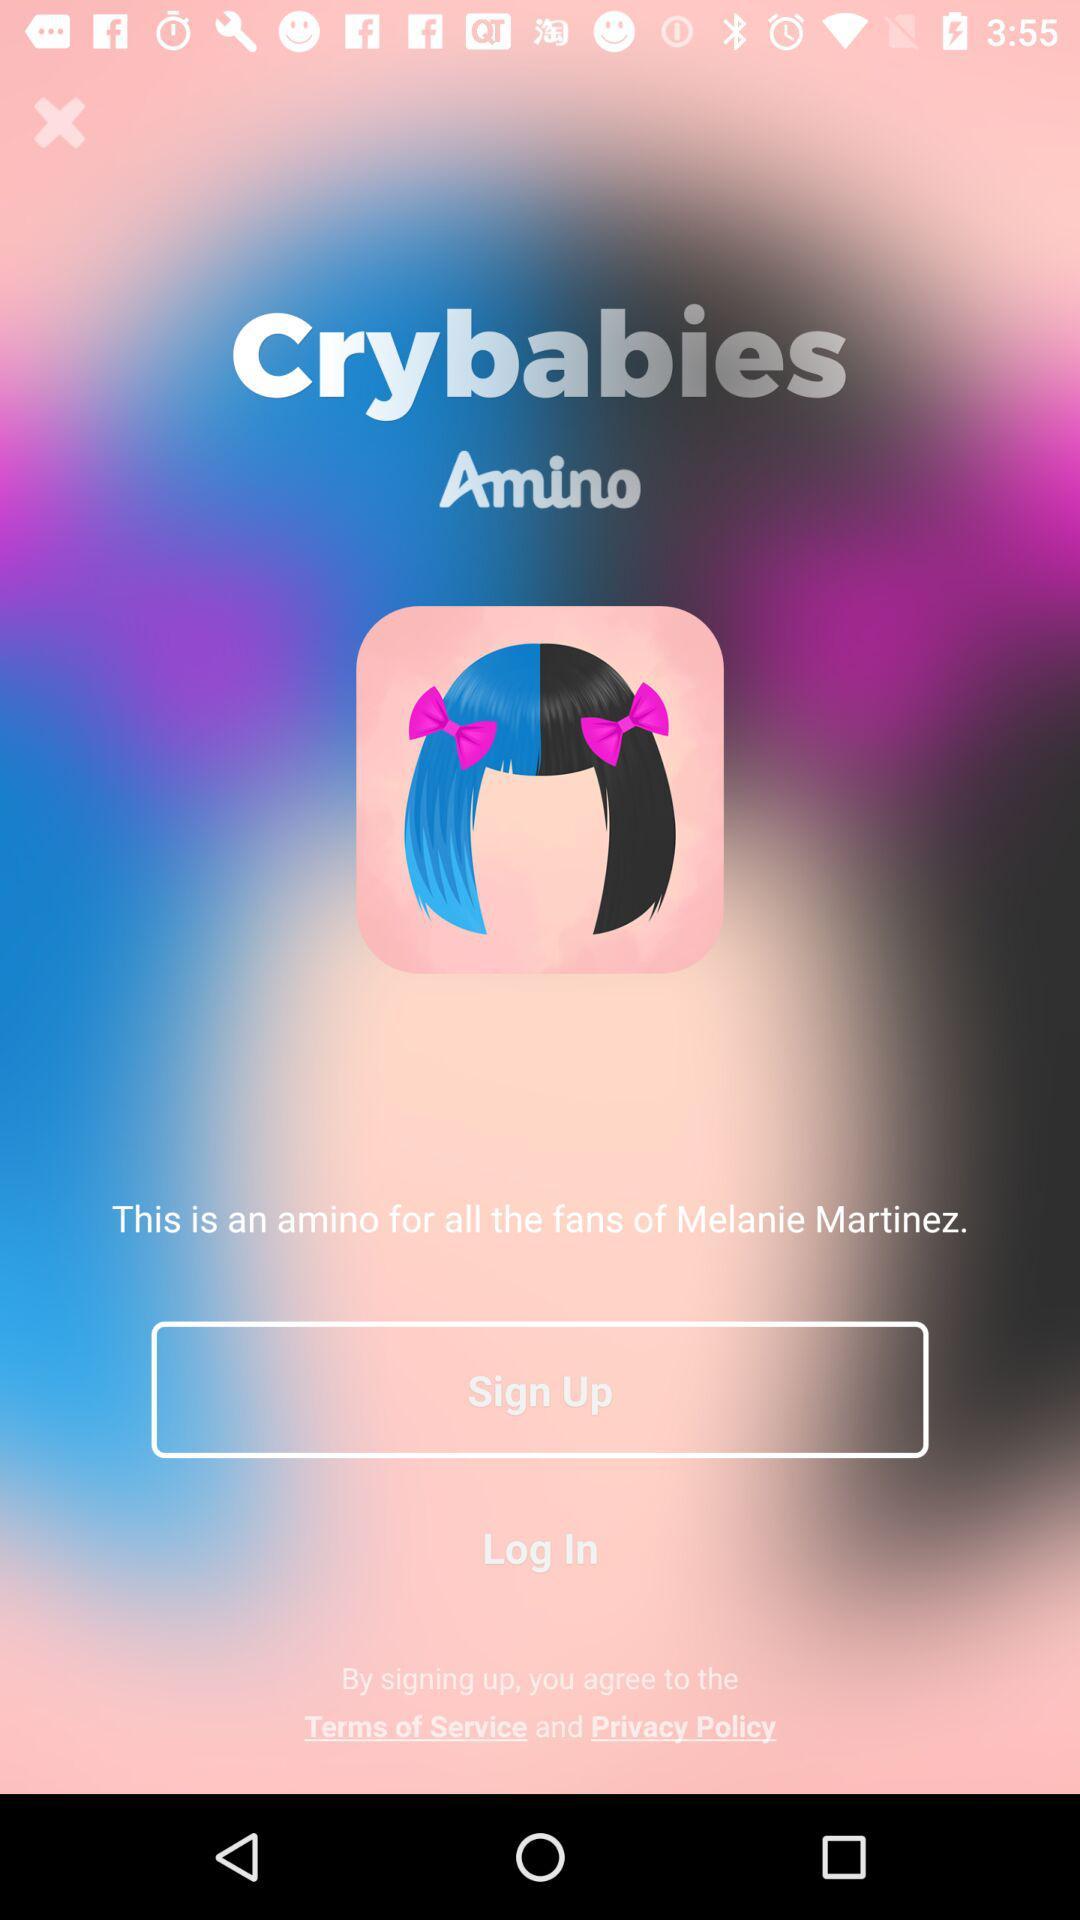 The image size is (1080, 1920). What do you see at coordinates (540, 1546) in the screenshot?
I see `the log in` at bounding box center [540, 1546].